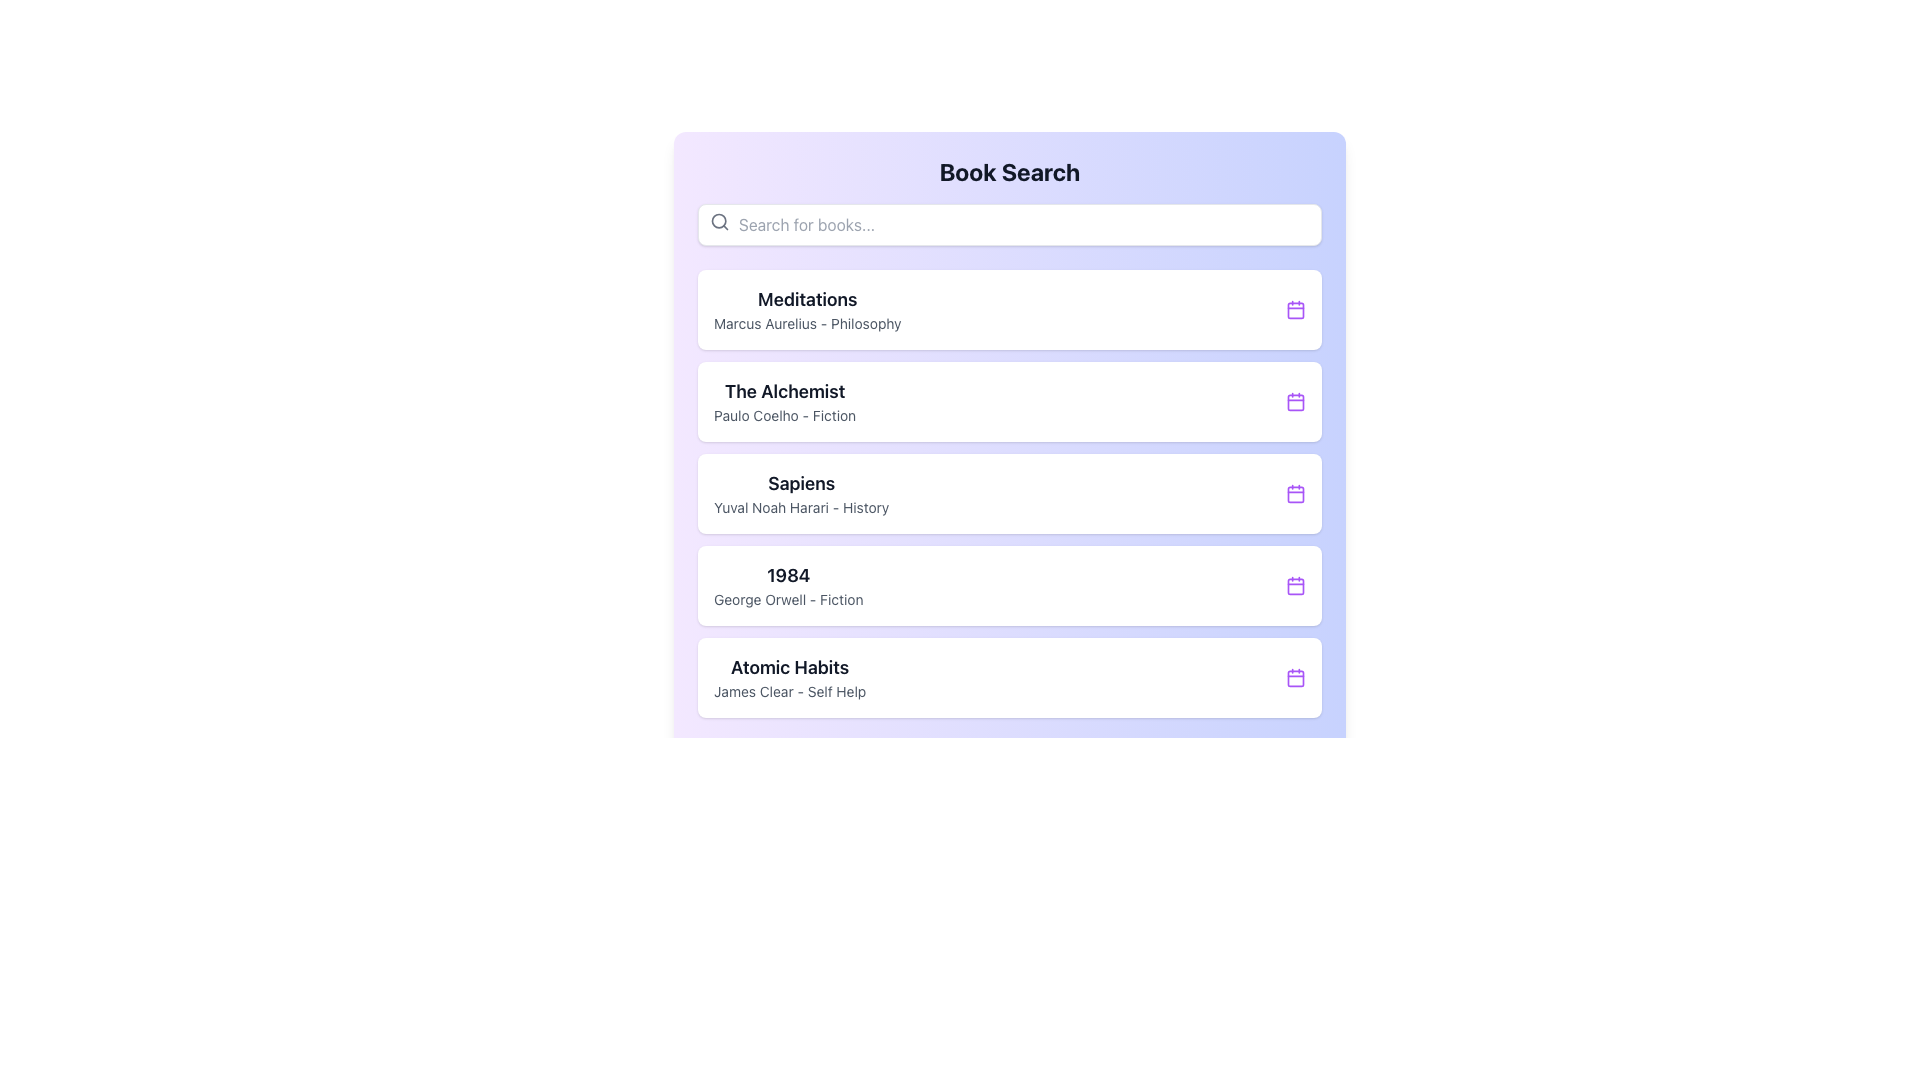 This screenshot has height=1080, width=1920. Describe the element at coordinates (1009, 493) in the screenshot. I see `the selected entry in the 'Book Search' list to choose it` at that location.